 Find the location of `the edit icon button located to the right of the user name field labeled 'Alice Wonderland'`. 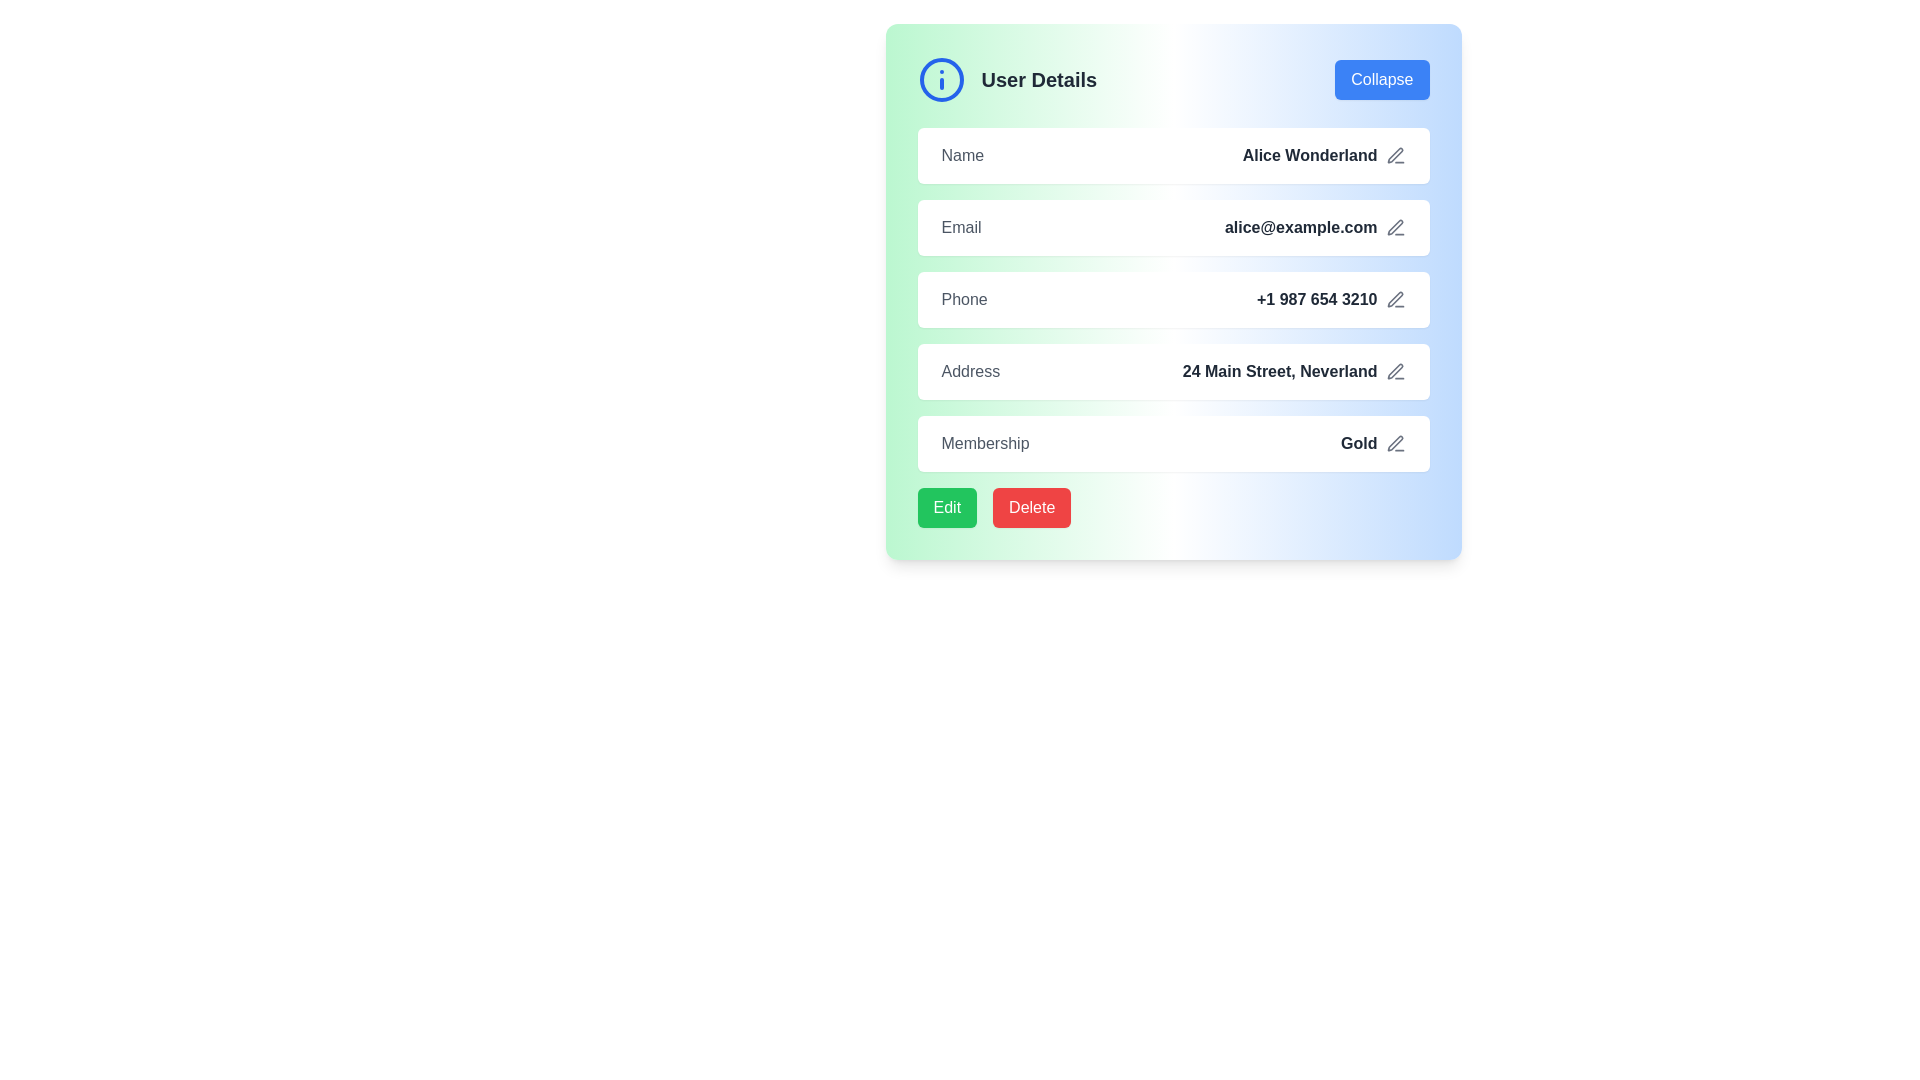

the edit icon button located to the right of the user name field labeled 'Alice Wonderland' is located at coordinates (1394, 153).